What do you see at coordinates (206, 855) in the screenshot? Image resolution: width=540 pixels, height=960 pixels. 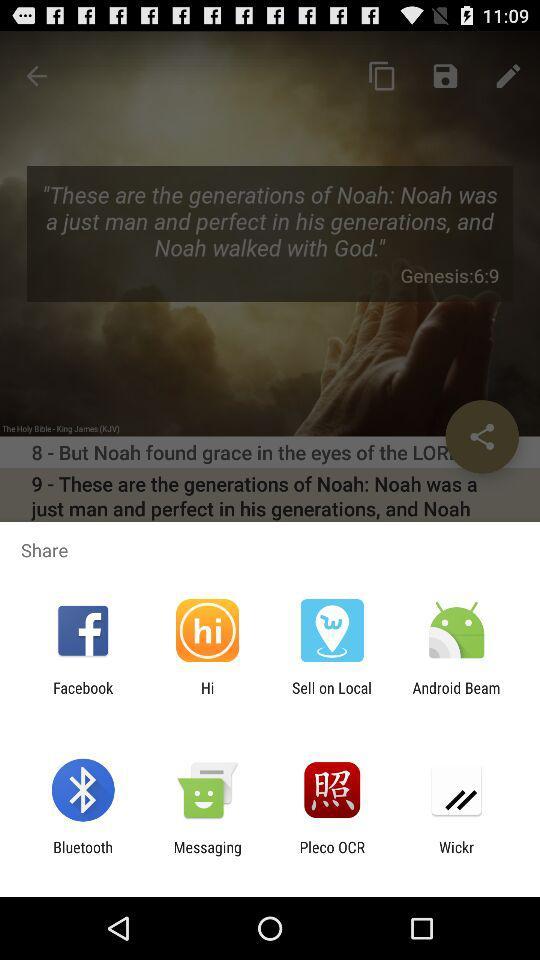 I see `messaging icon` at bounding box center [206, 855].